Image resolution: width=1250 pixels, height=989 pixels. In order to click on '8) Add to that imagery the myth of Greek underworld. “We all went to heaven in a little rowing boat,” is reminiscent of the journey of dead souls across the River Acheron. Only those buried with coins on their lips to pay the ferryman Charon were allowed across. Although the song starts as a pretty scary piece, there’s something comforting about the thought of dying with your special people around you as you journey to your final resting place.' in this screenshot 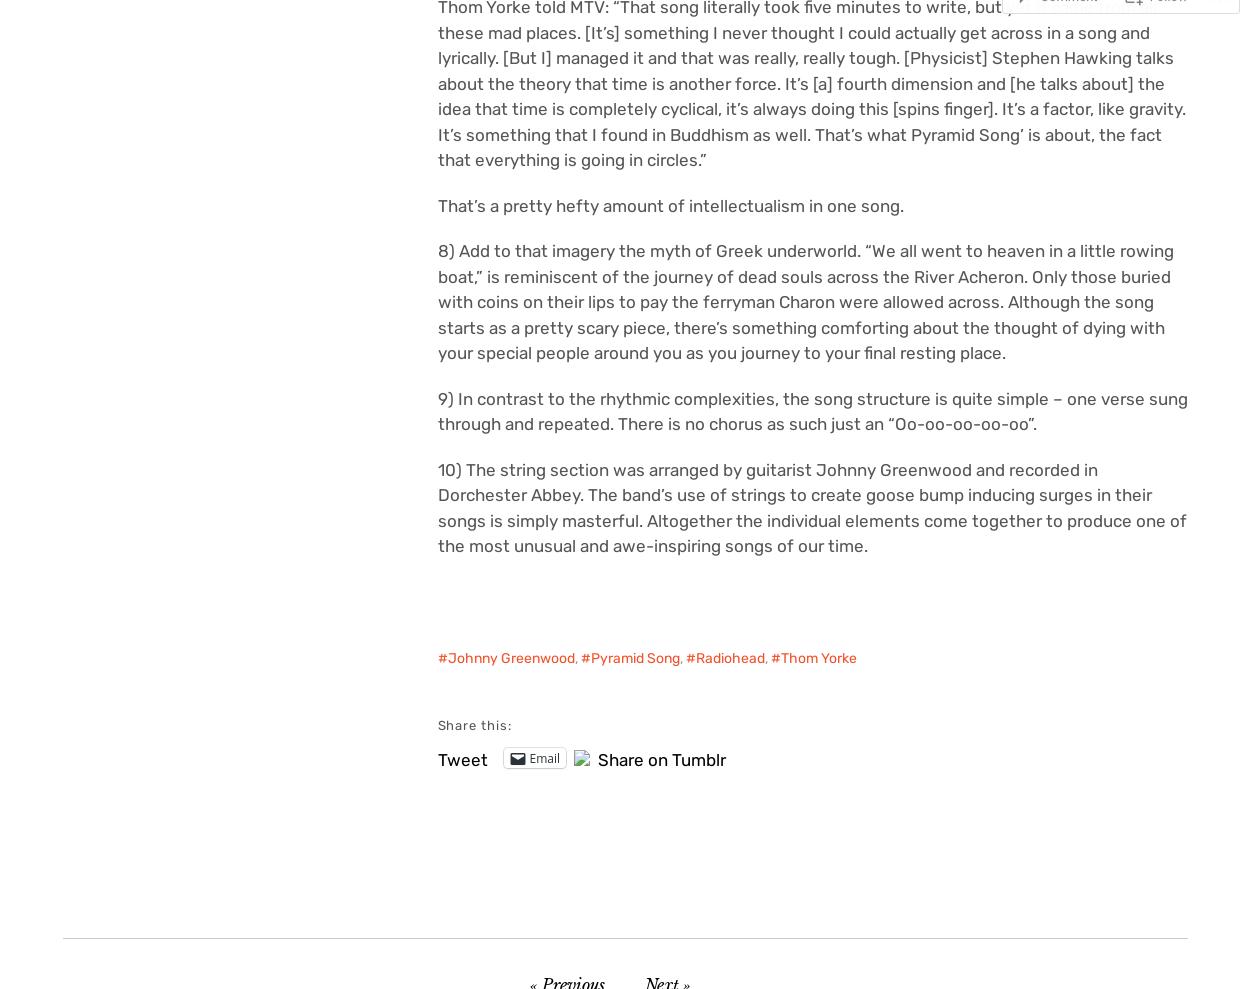, I will do `click(805, 302)`.